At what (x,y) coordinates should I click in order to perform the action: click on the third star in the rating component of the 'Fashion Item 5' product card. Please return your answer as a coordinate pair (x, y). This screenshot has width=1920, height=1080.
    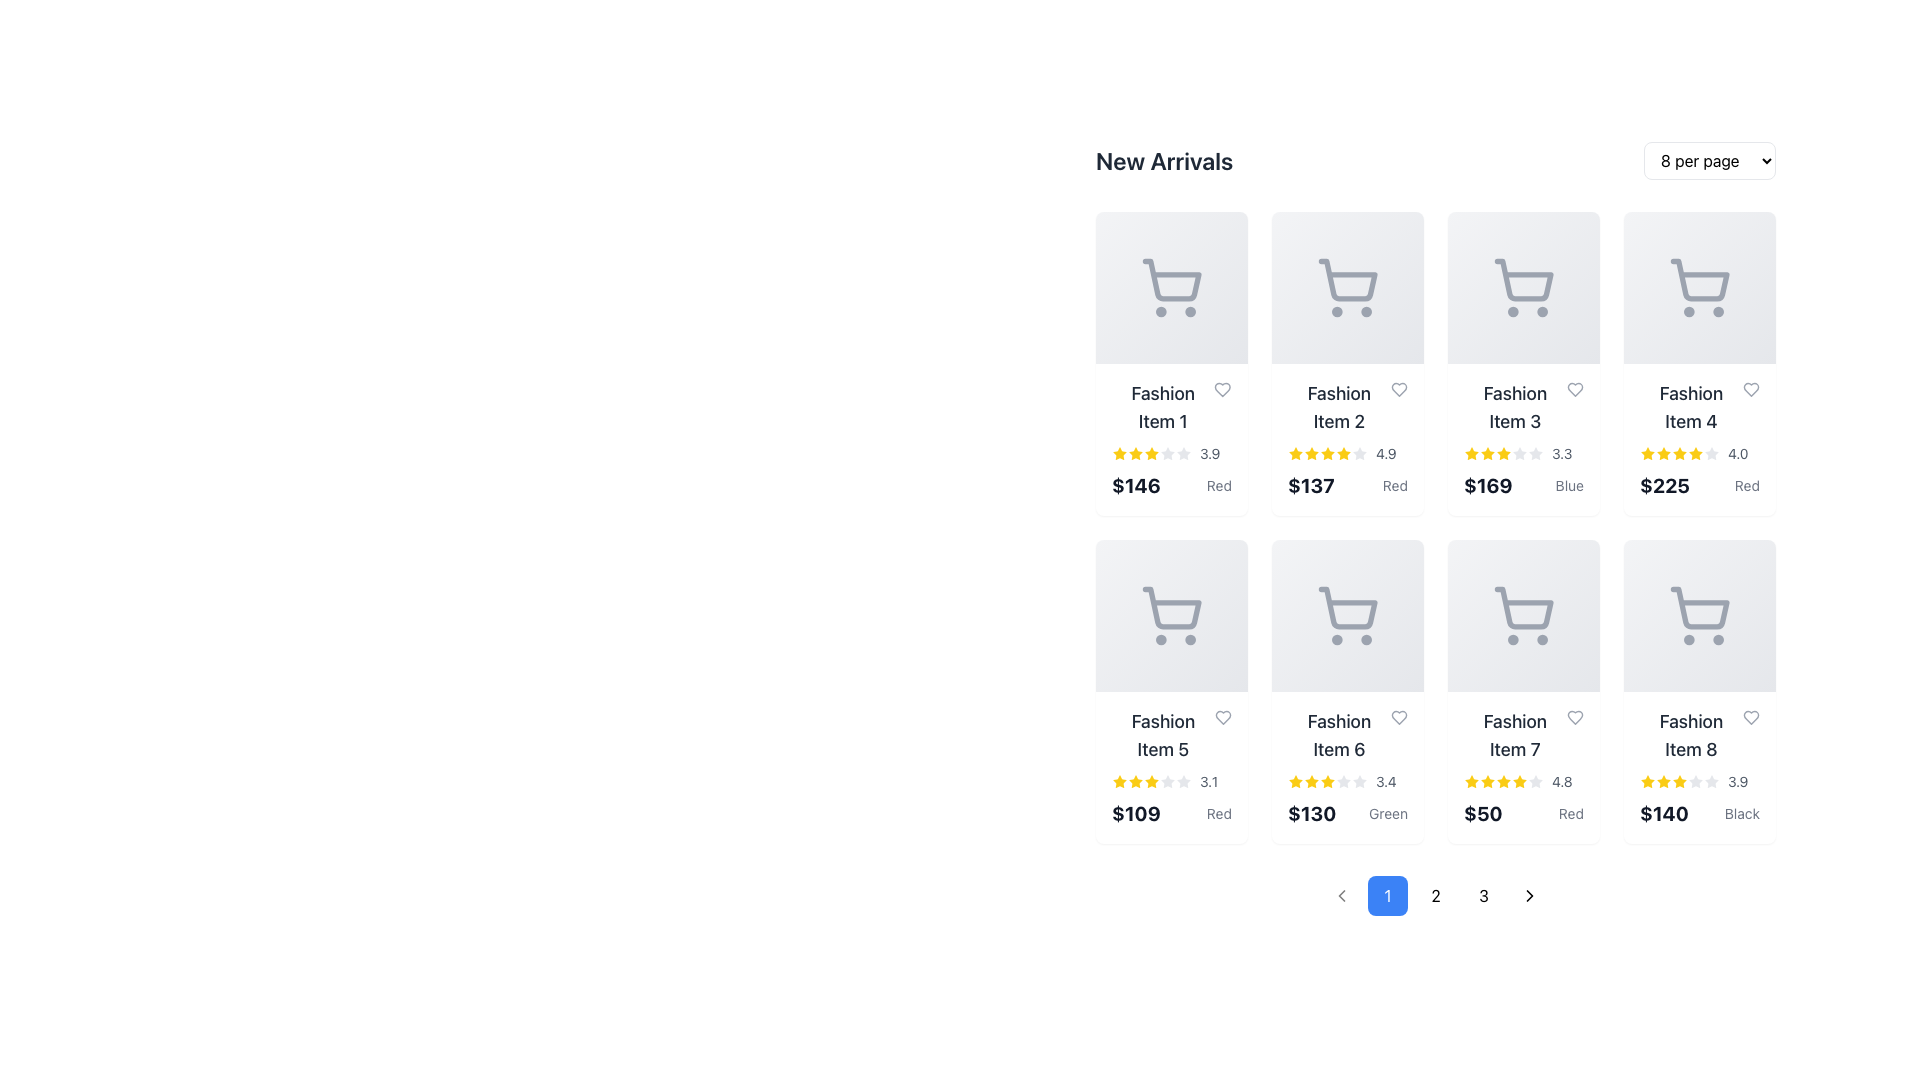
    Looking at the image, I should click on (1136, 781).